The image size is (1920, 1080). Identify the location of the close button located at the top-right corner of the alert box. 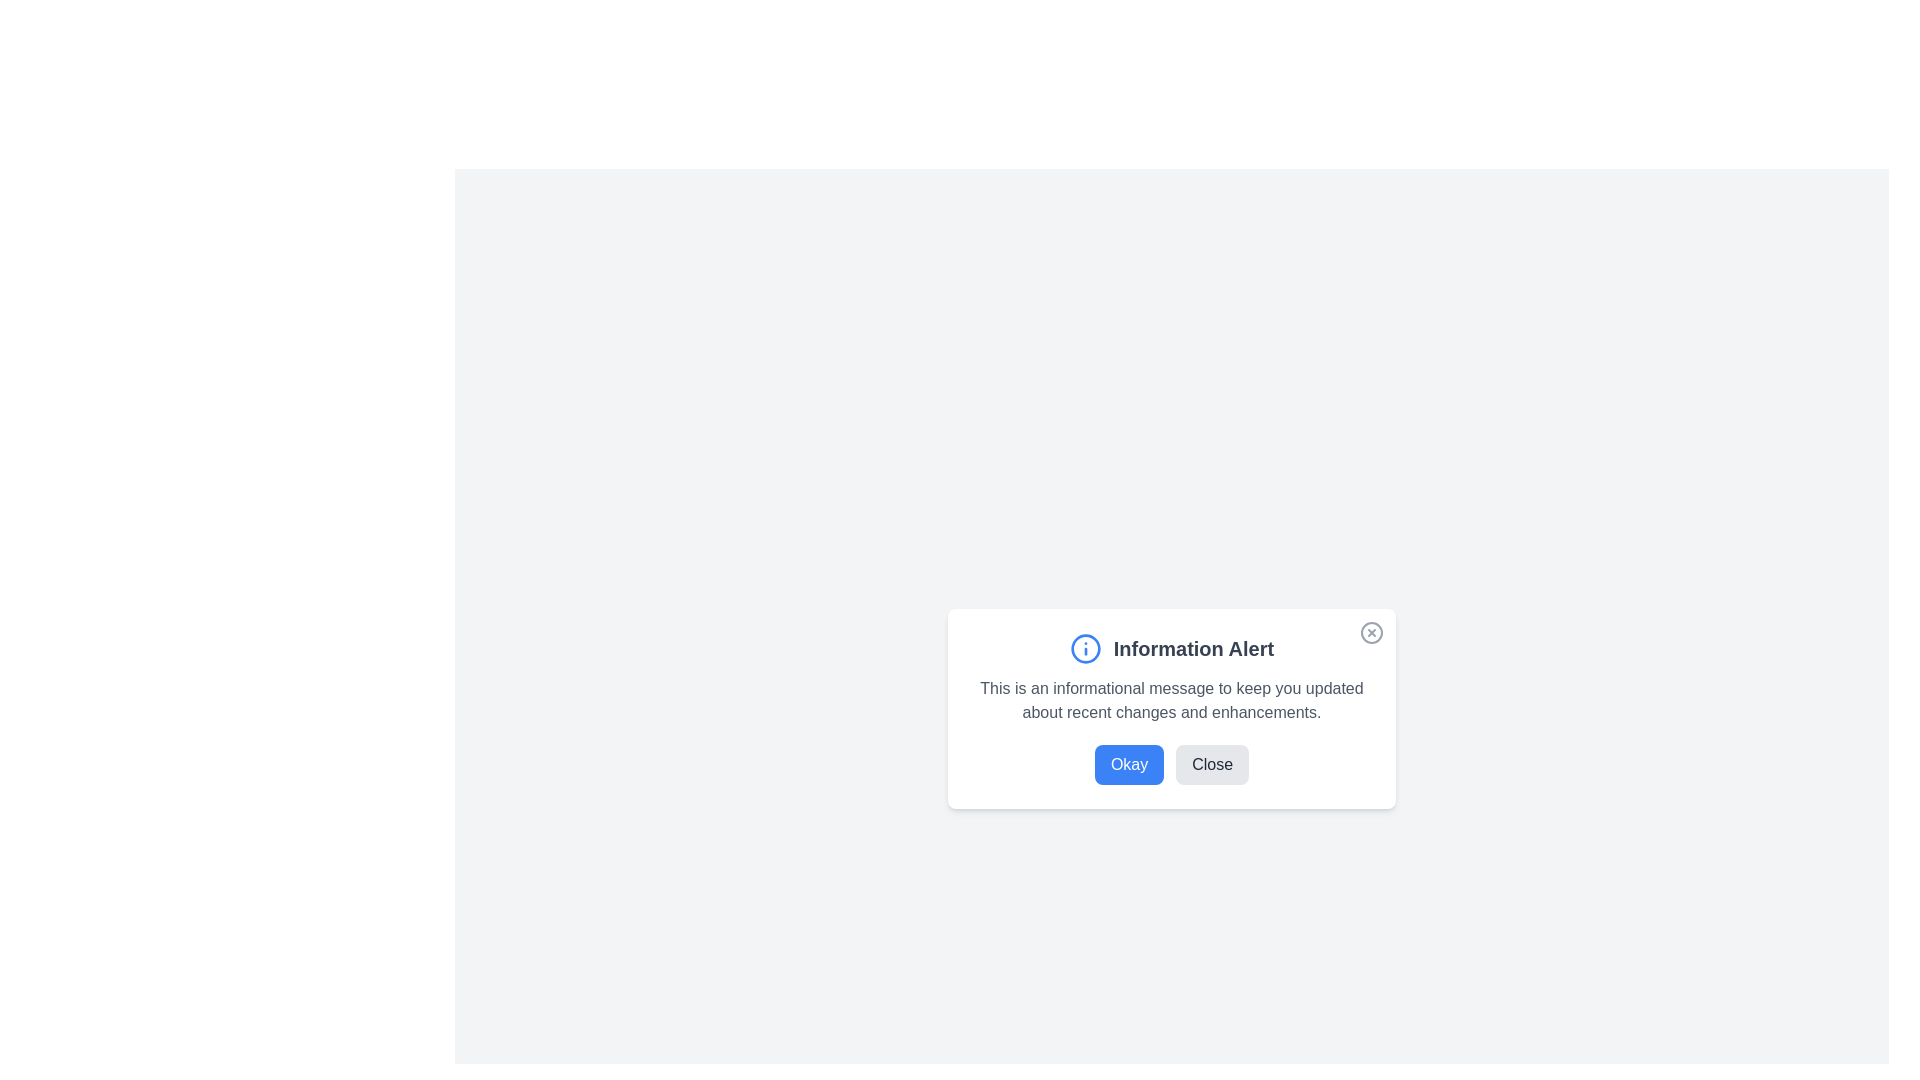
(1371, 632).